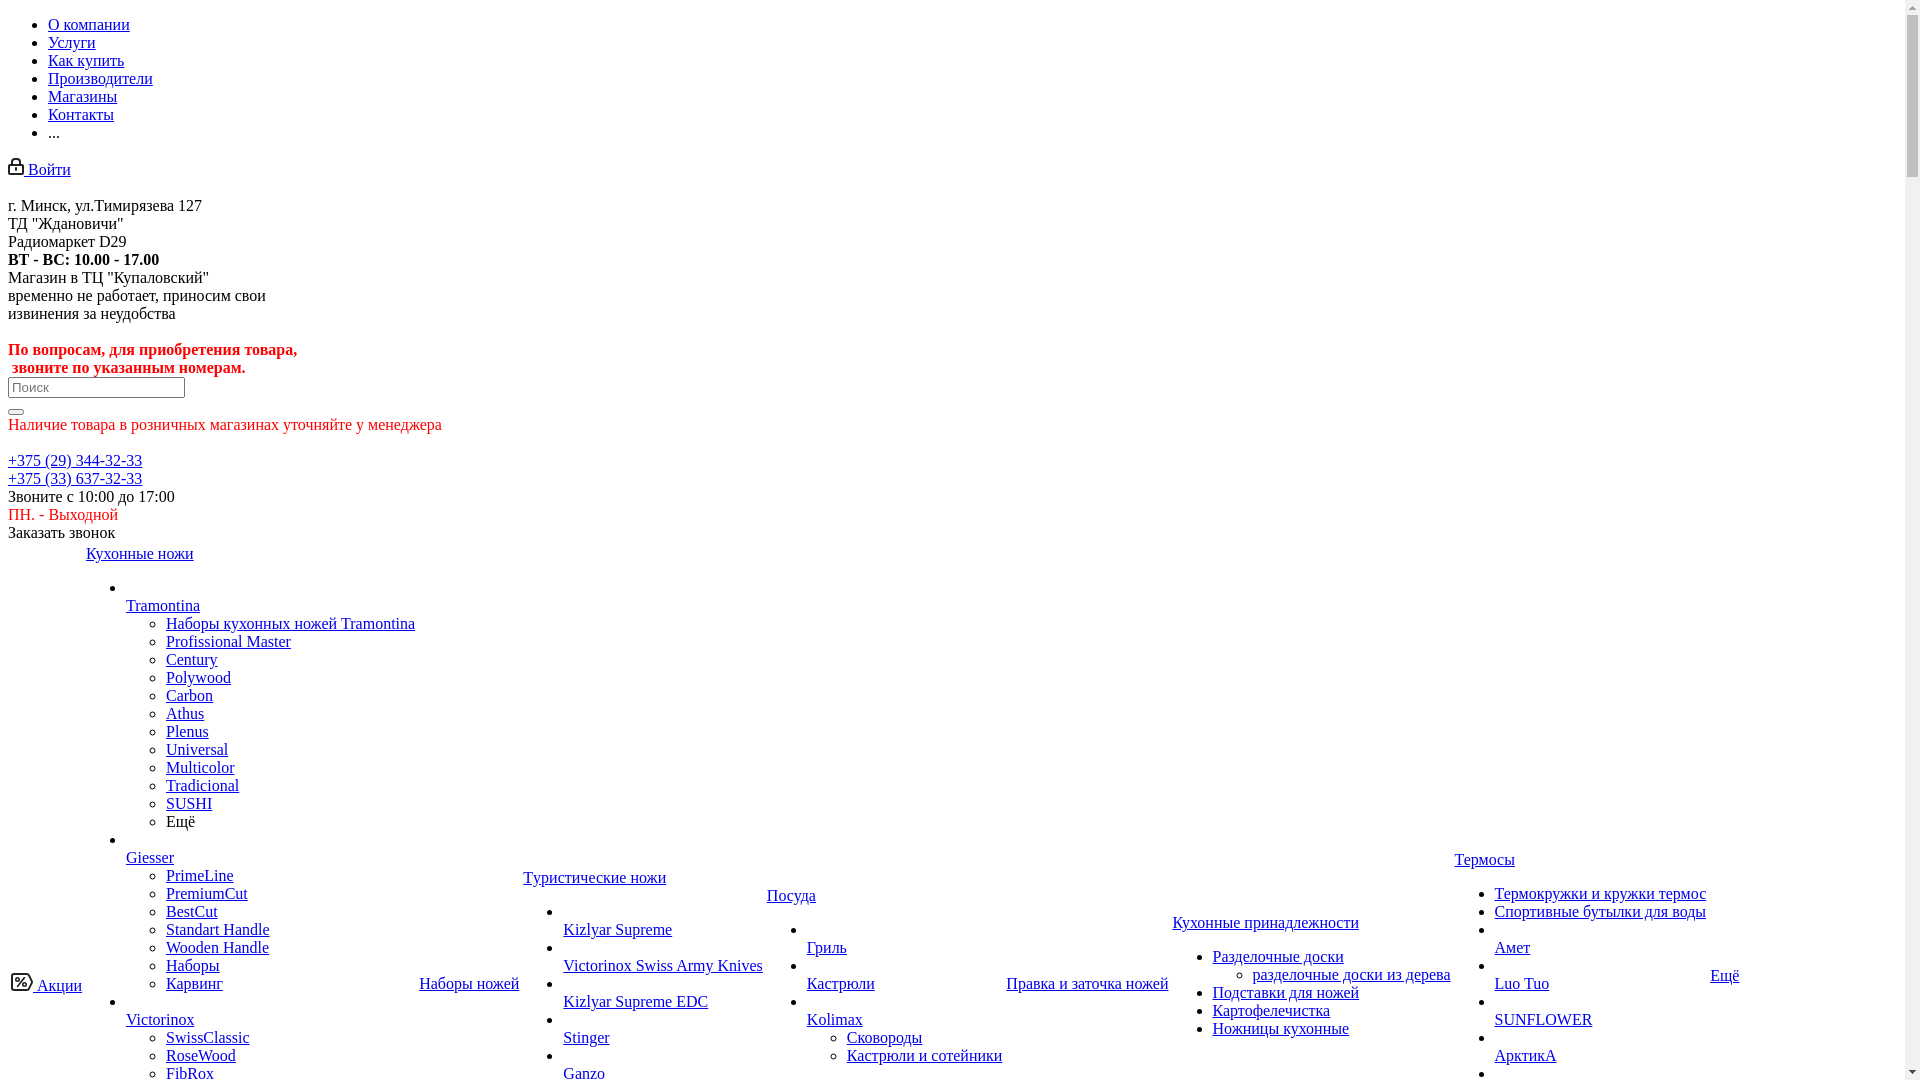  I want to click on 'Kizlyar Supreme EDC', so click(562, 987).